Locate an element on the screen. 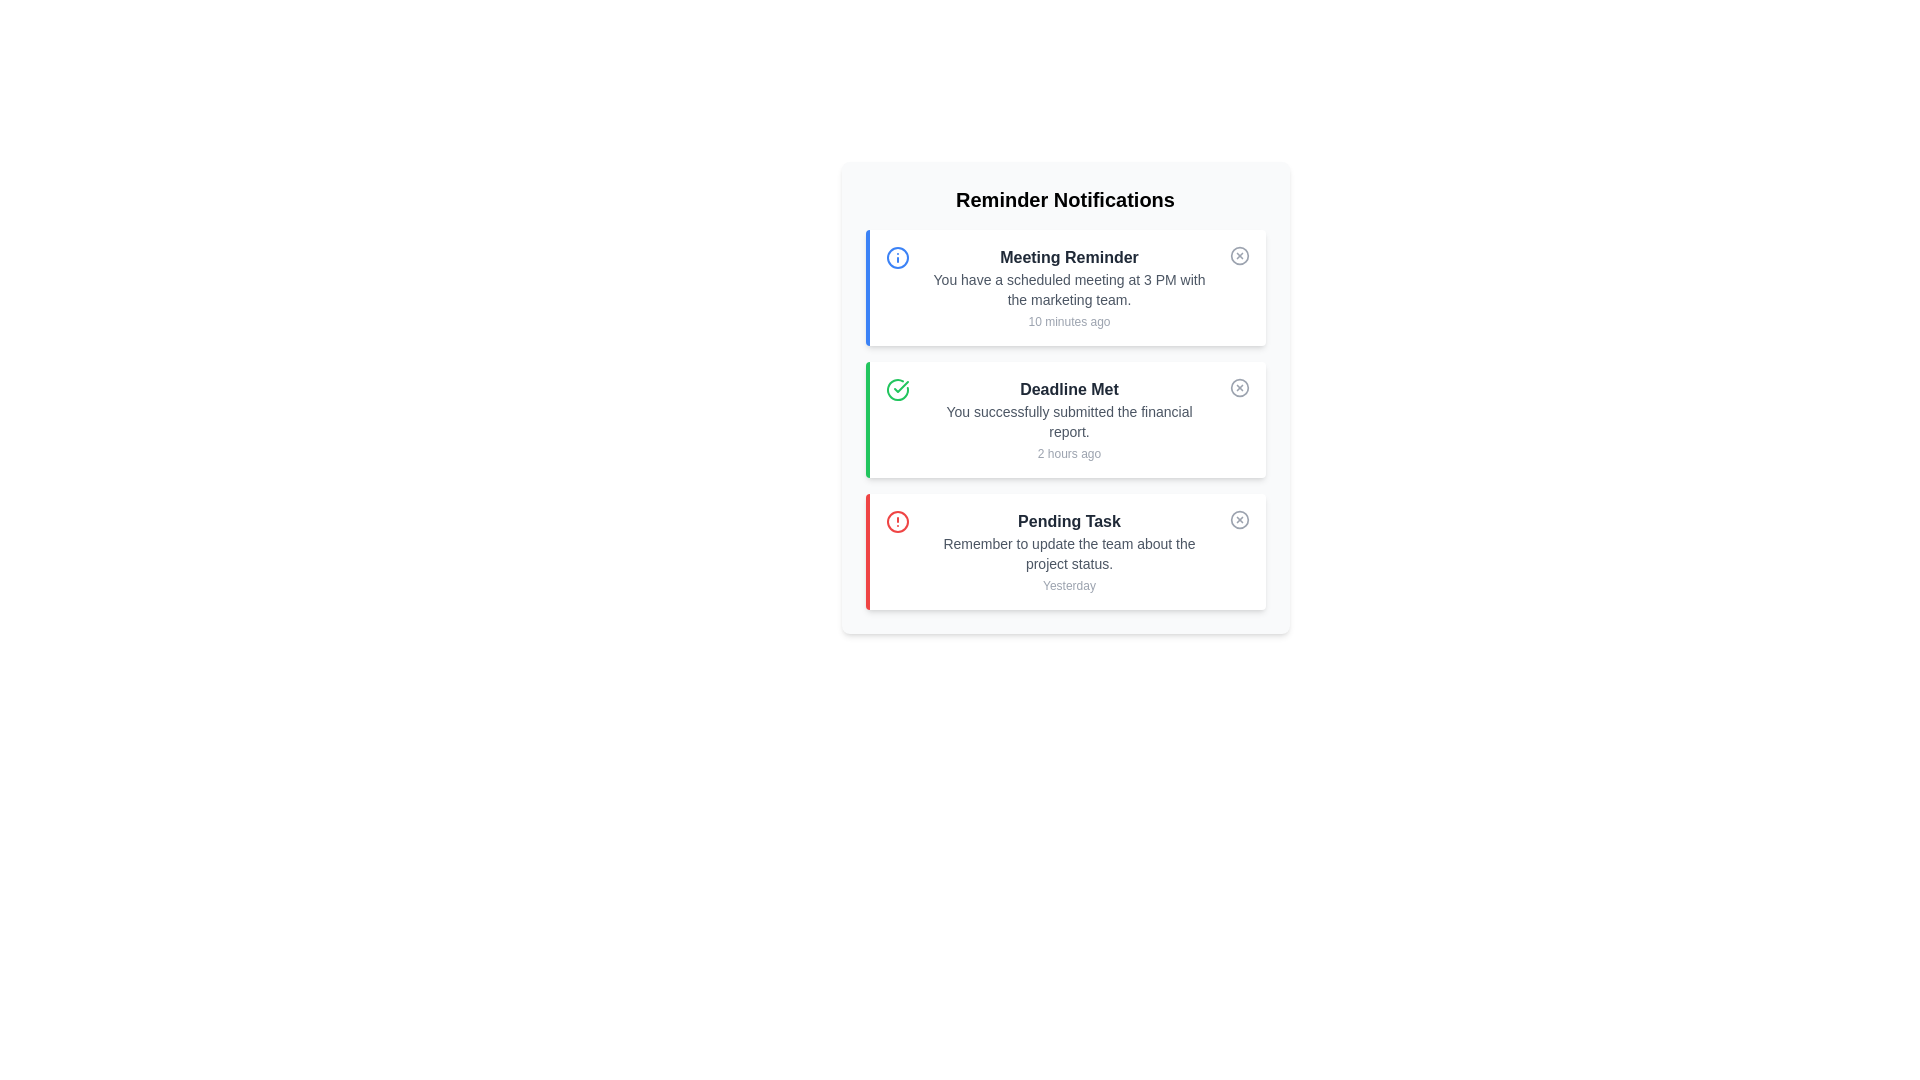  the interactive button located at the top-right of the 'Deadline Met' notification card is located at coordinates (1238, 388).